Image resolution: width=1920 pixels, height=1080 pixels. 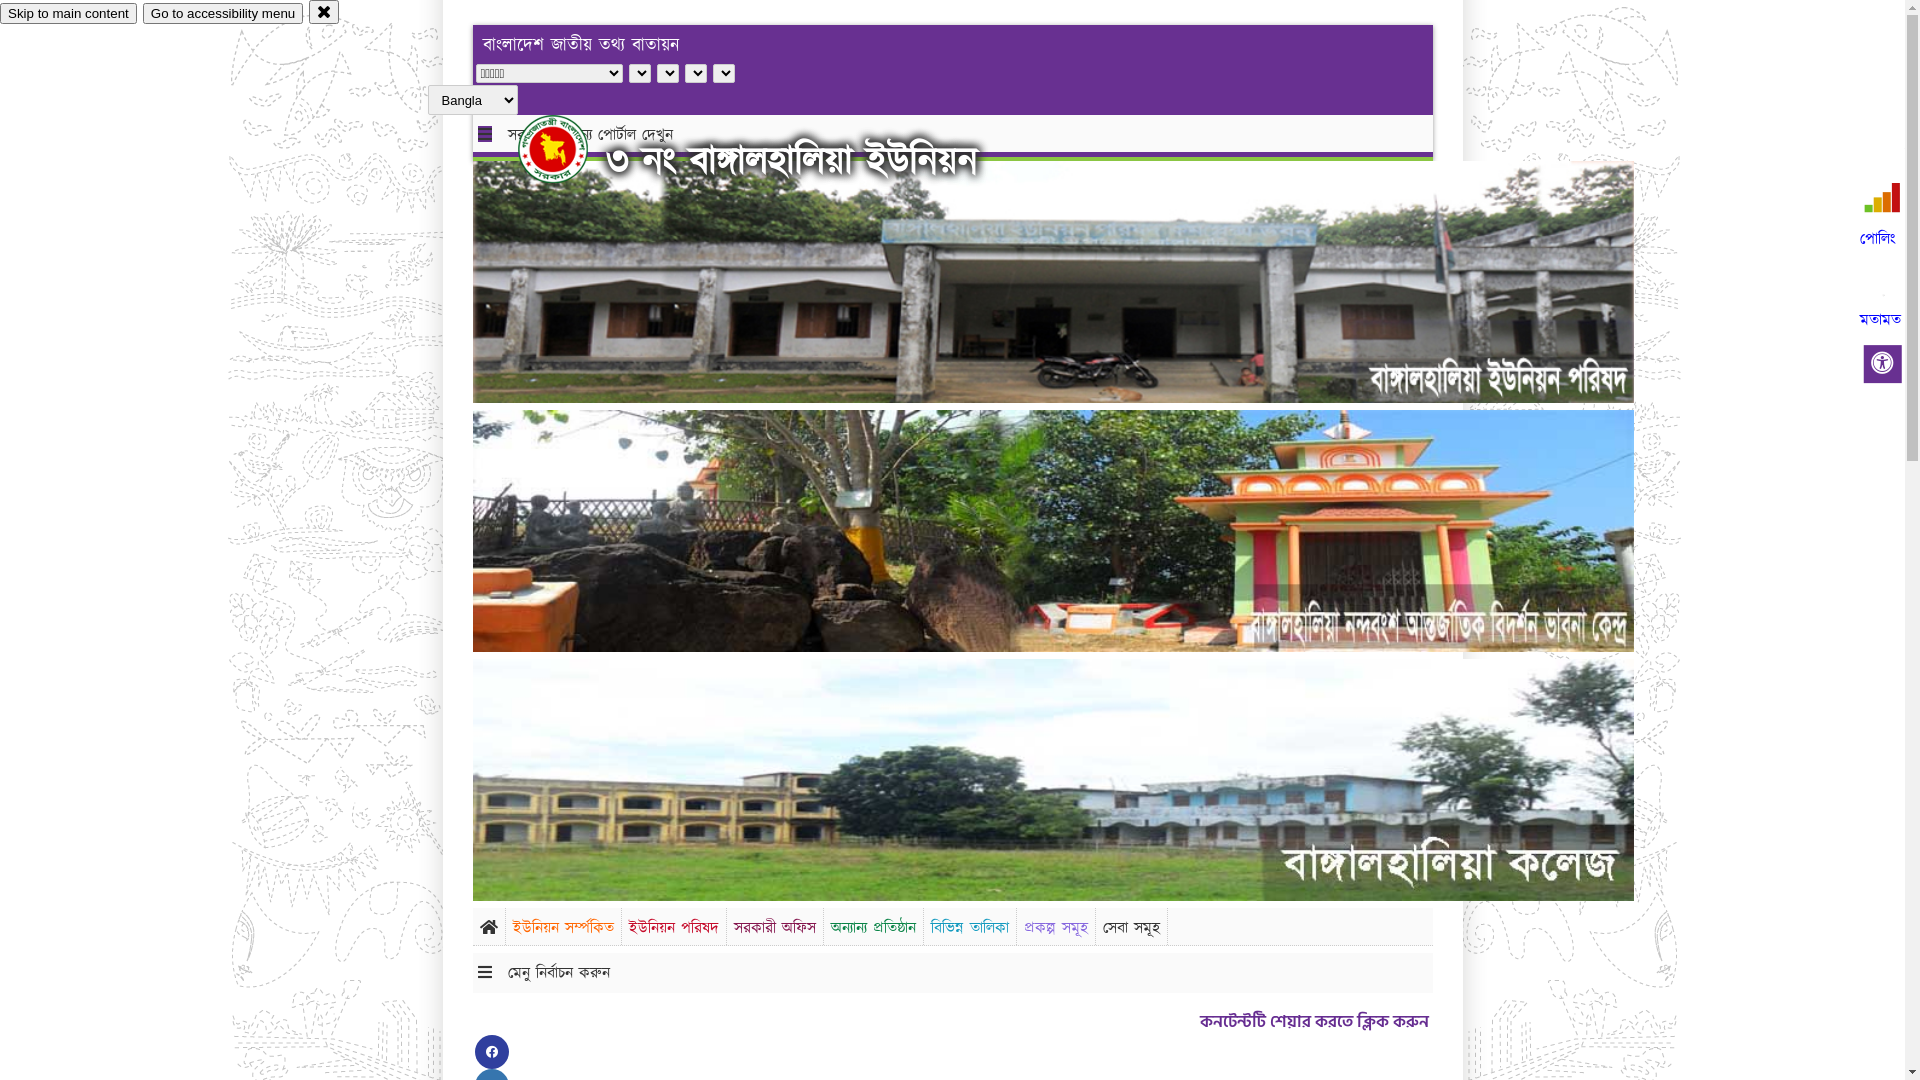 I want to click on 'Go to accessibility menu', so click(x=142, y=13).